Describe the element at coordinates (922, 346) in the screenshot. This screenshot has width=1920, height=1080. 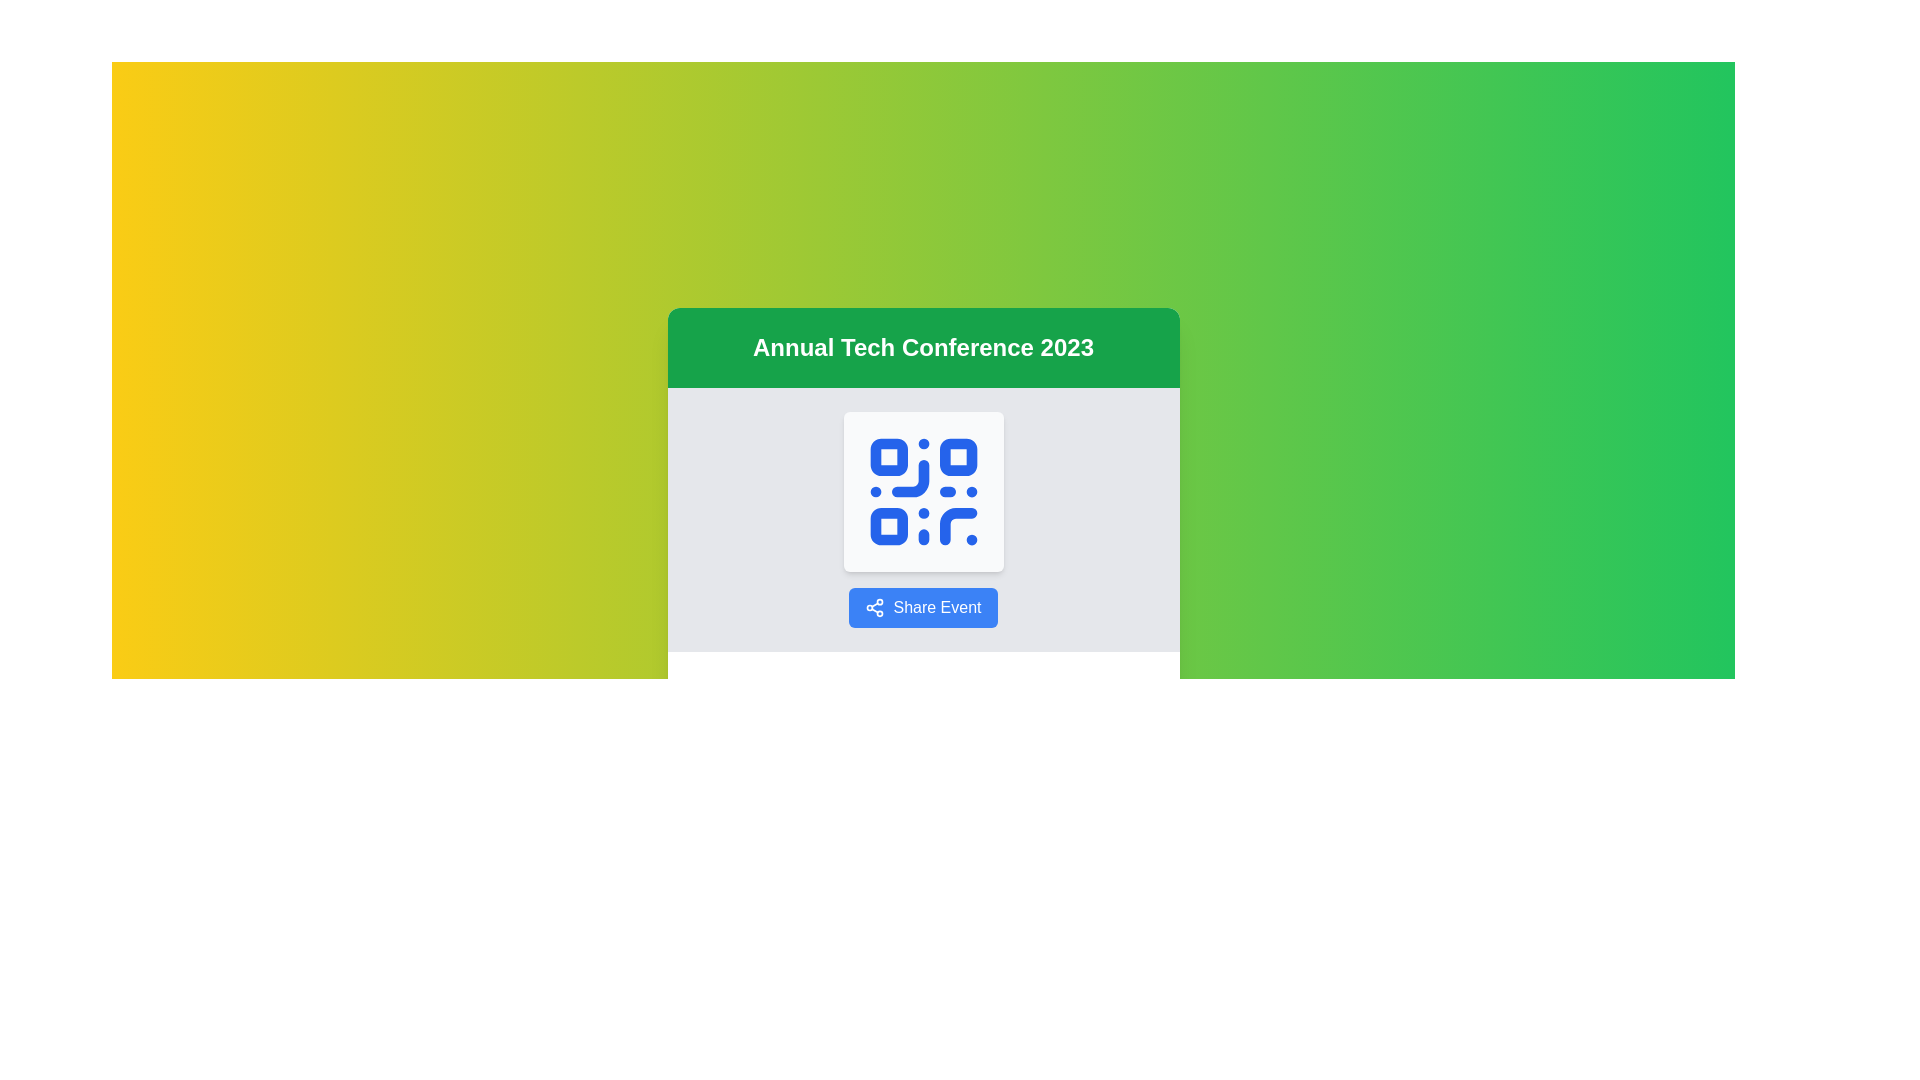
I see `the static text header that serves as the main informational context for the card, located at the top-center of the card structure above the QR code graphic and the 'Share Event' button` at that location.